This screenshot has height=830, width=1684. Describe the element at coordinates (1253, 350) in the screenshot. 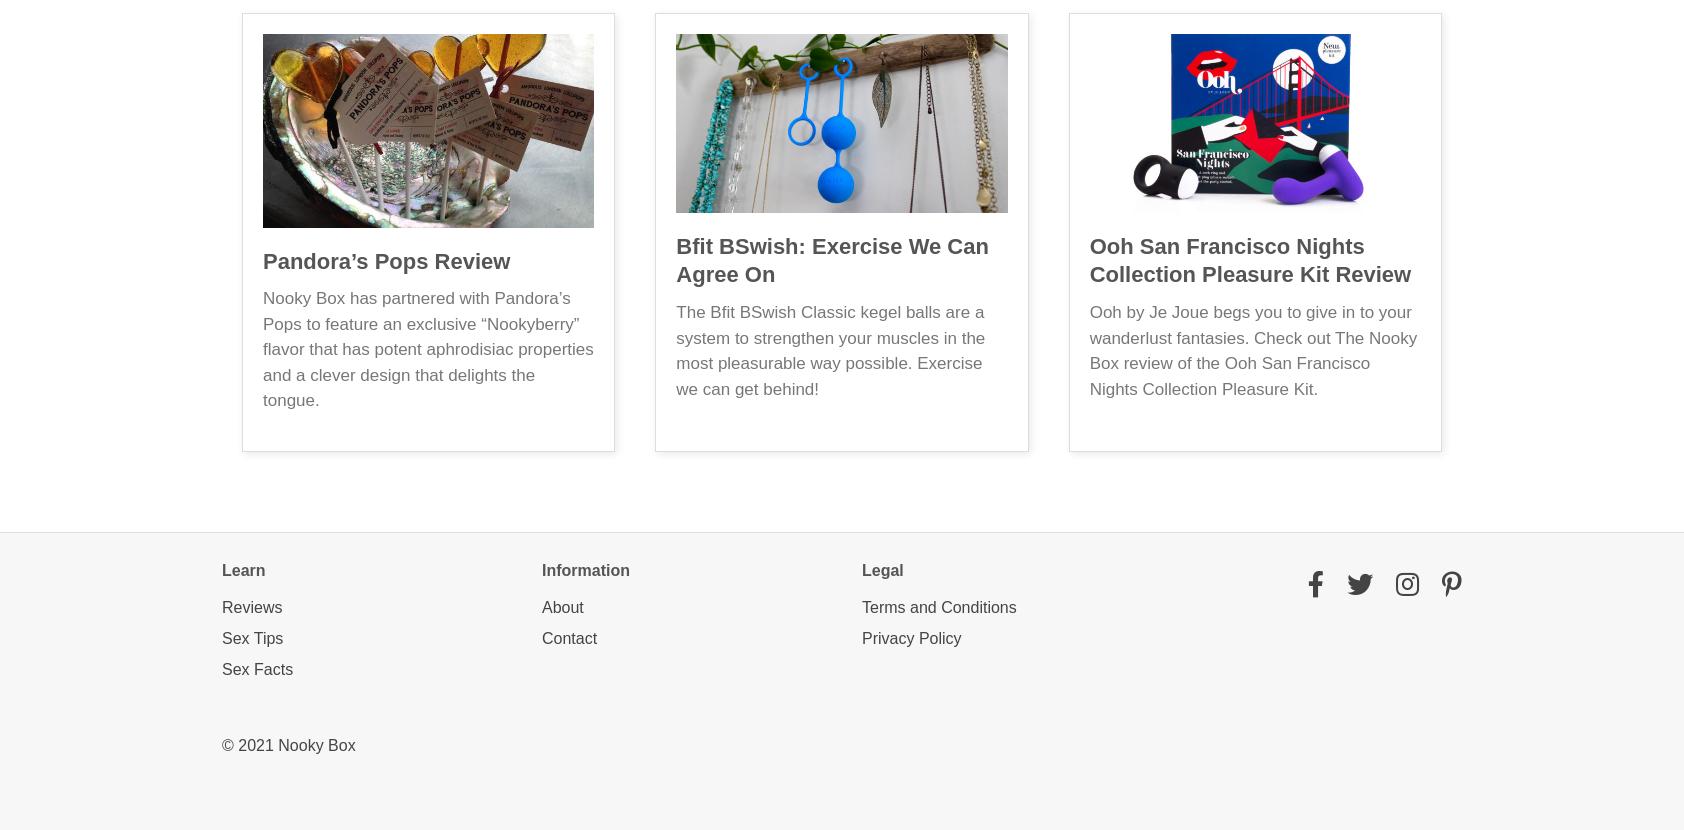

I see `'Ooh by Je Joue begs you to give in to your wanderlust fantasies. Check out The Nooky Box review of the Ooh San Francisco Nights Collection Pleasure Kit.'` at that location.